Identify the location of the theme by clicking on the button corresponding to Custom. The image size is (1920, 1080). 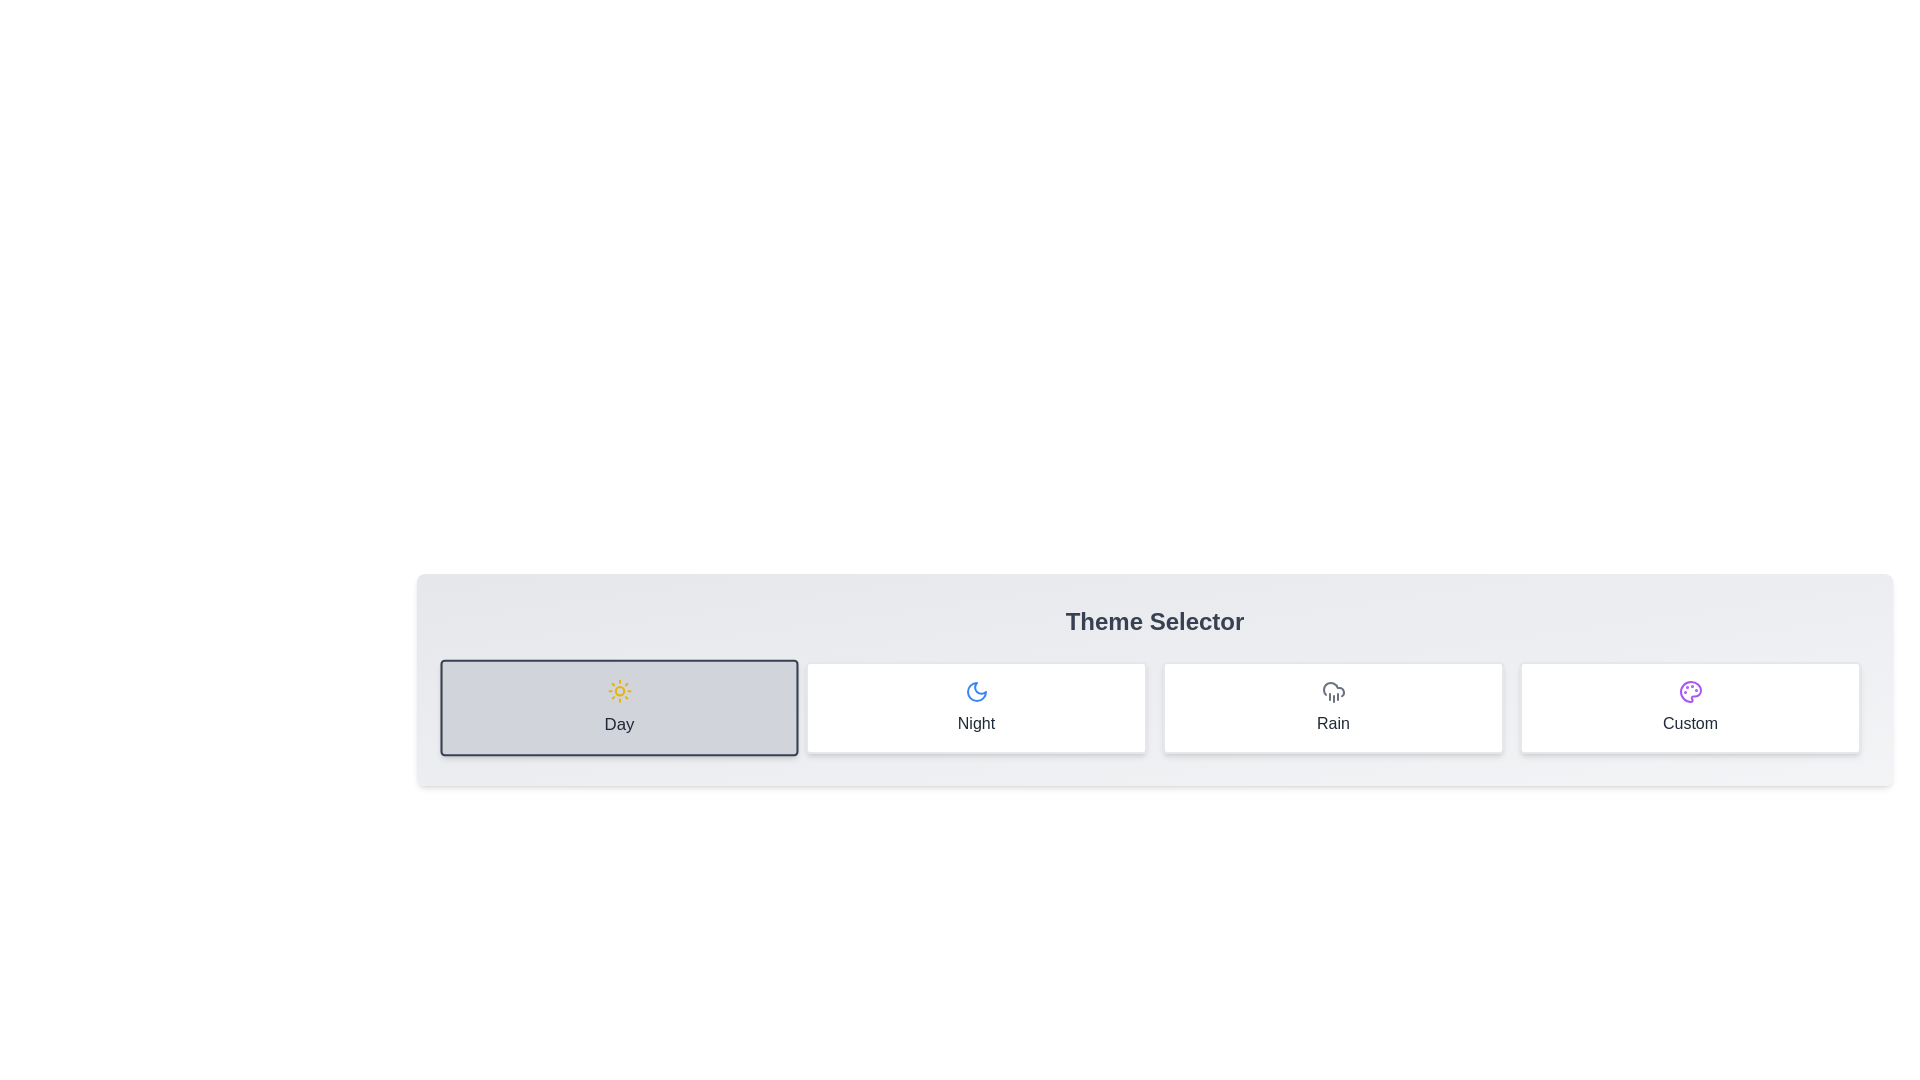
(1689, 707).